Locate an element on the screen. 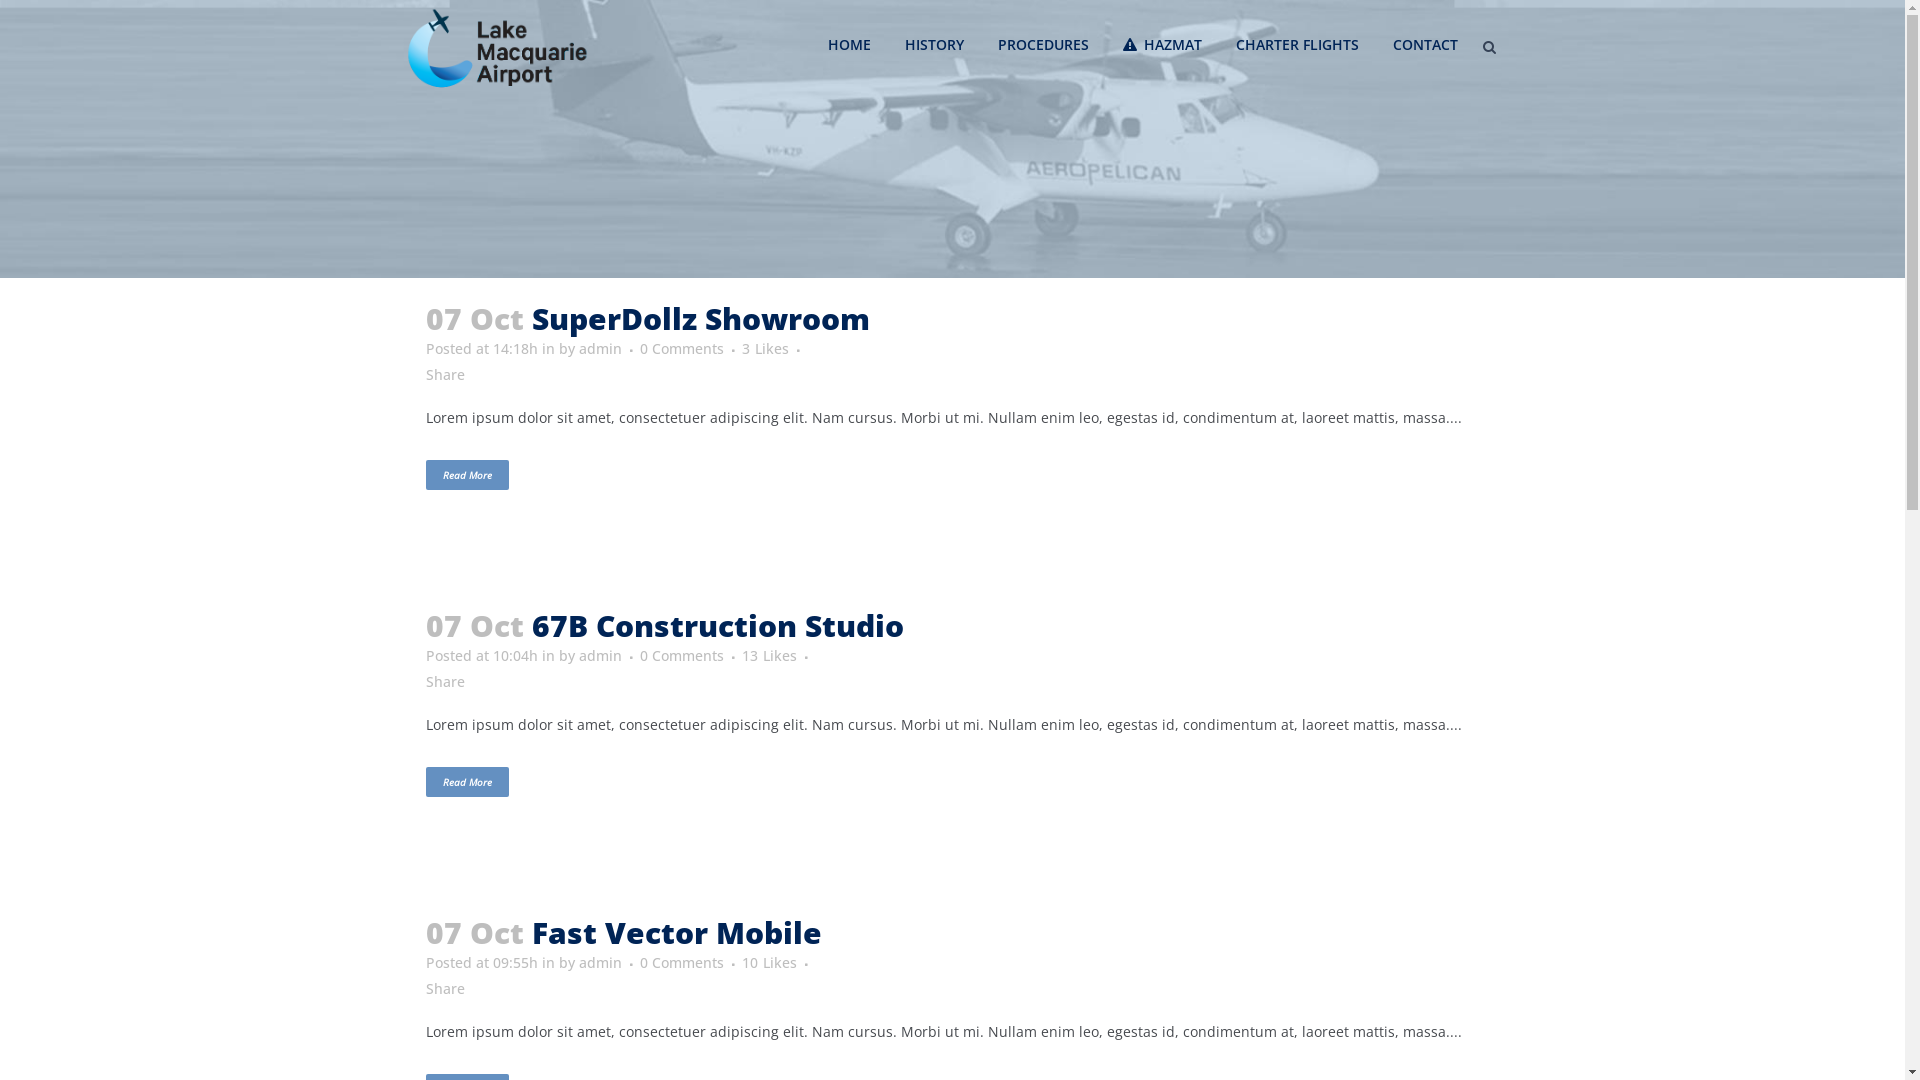  'Share' is located at coordinates (444, 374).